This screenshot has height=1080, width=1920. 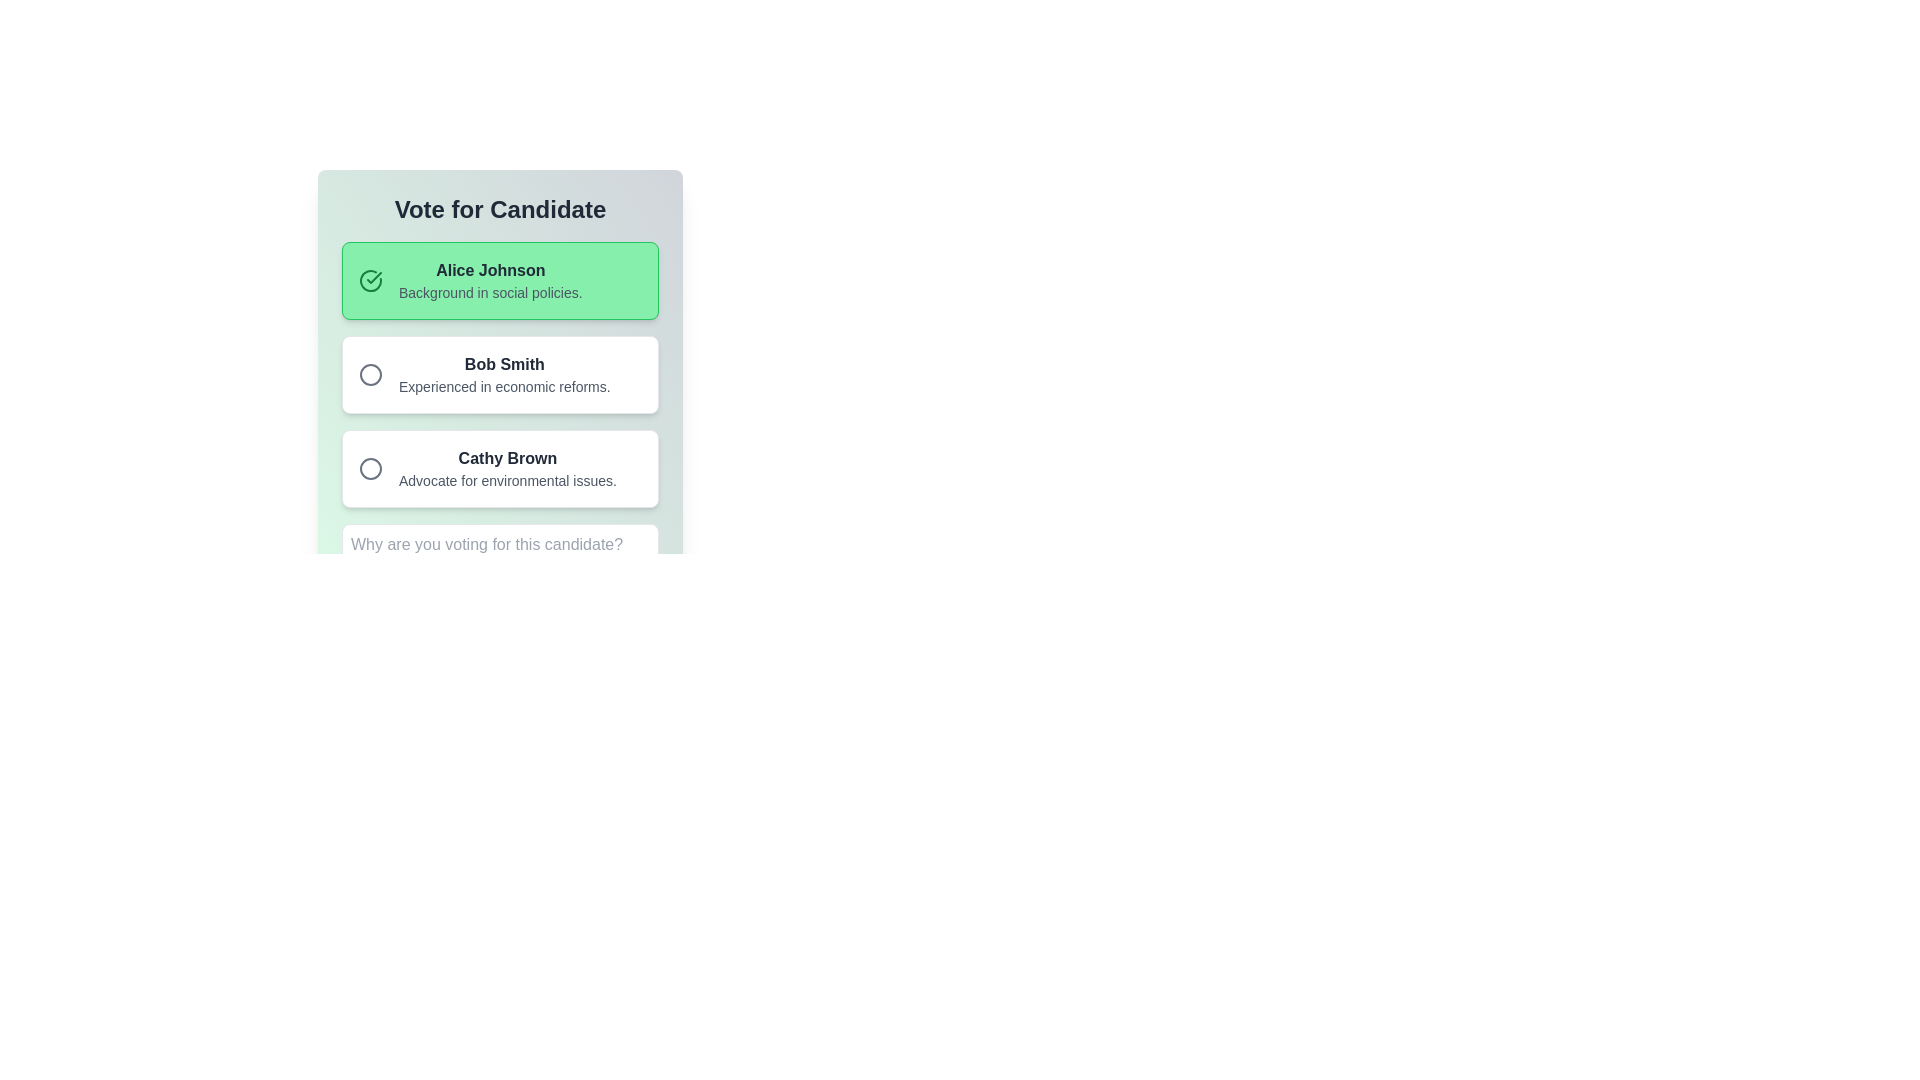 I want to click on the text label providing information about the candidate 'Cathy Brown's' focus area on environmental advocacy, located directly beneath the candidate's name in the selection interface, so click(x=508, y=481).